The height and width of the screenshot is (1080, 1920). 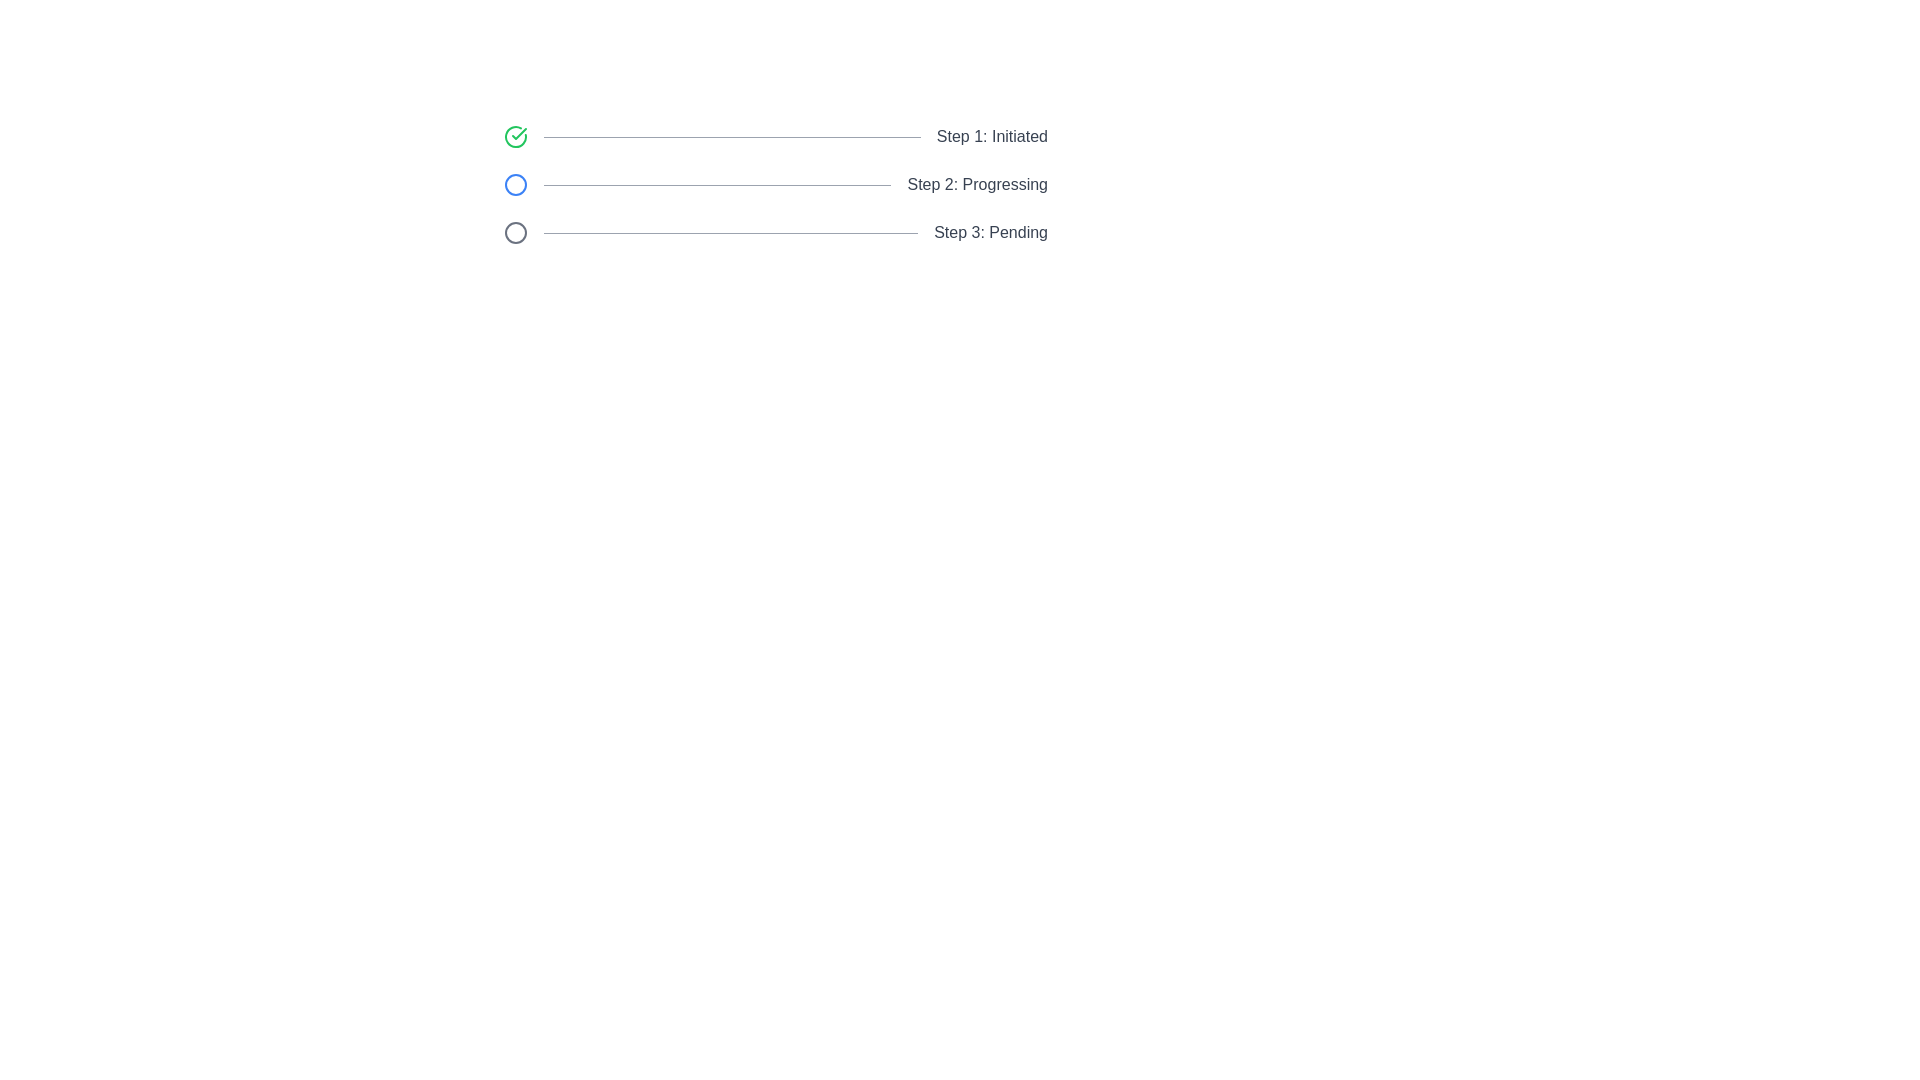 What do you see at coordinates (730, 231) in the screenshot?
I see `the Separator or Line Component that visually separates the circular icon on the left and the 'Step 3: Pending' label on the right, located within the bottom third of the list of steps` at bounding box center [730, 231].